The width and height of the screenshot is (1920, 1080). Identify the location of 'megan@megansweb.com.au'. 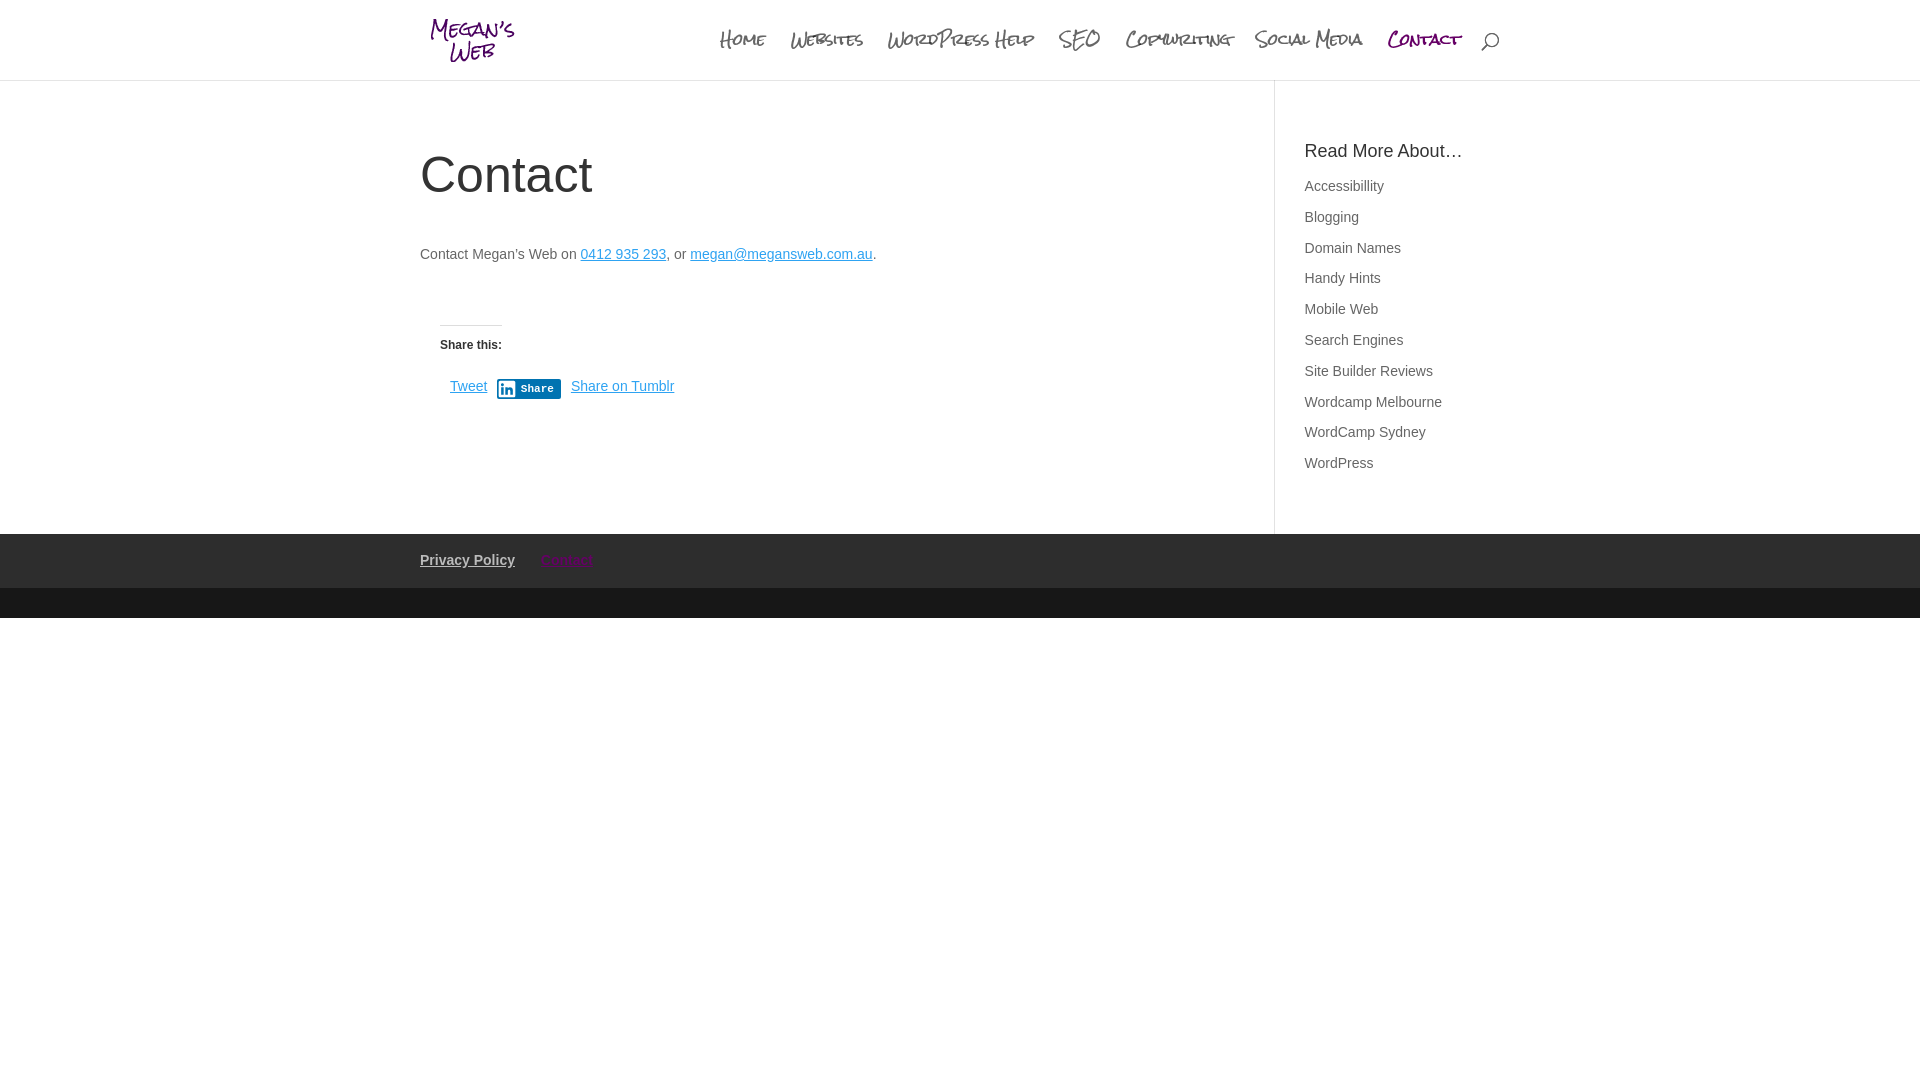
(780, 253).